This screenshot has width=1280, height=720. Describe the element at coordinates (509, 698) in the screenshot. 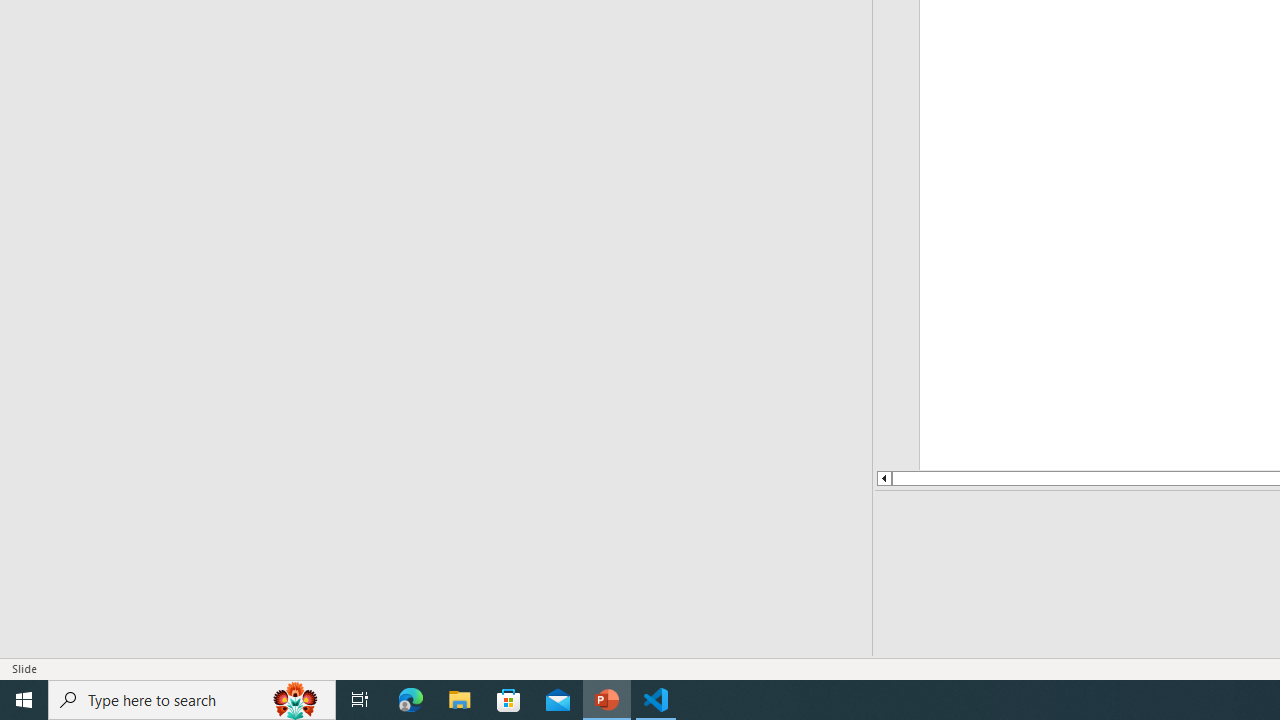

I see `'Microsoft Store'` at that location.